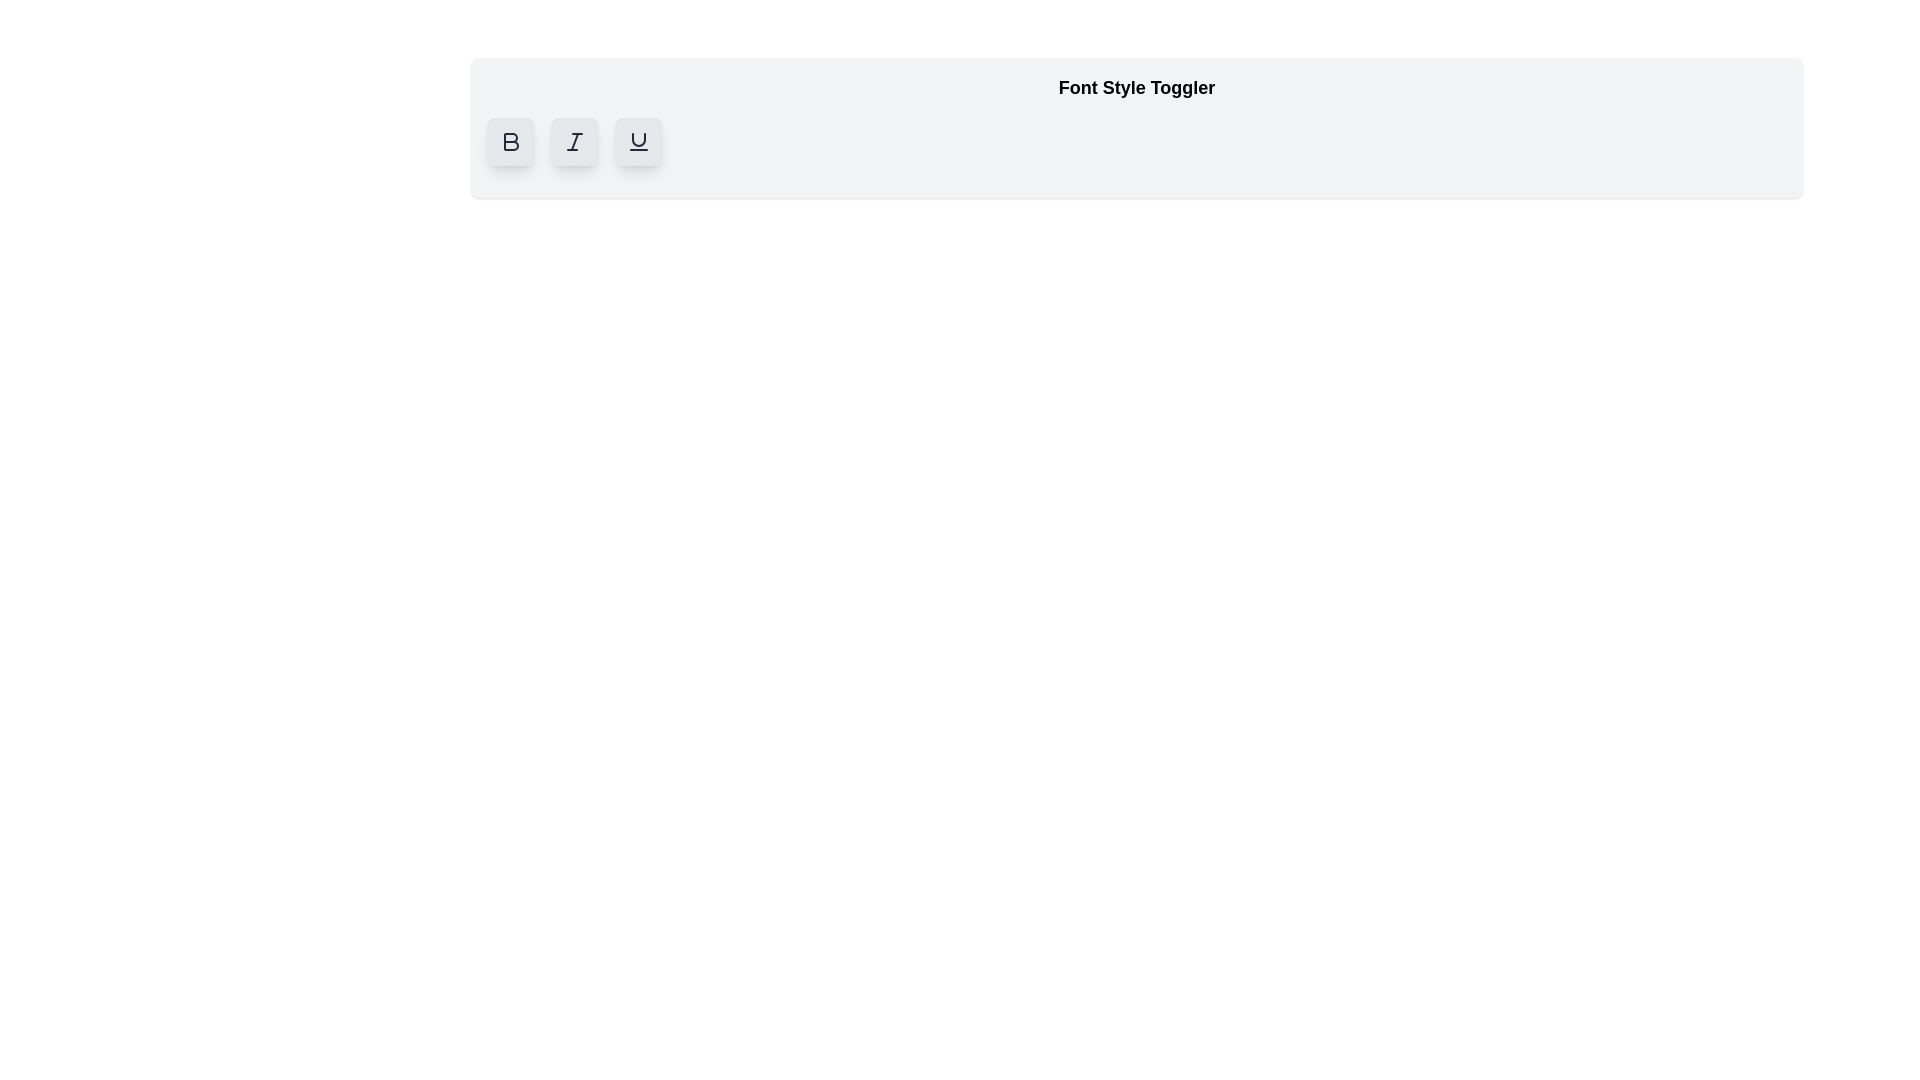 This screenshot has width=1920, height=1080. What do you see at coordinates (574, 141) in the screenshot?
I see `the italic toggle button, which is the second button in a horizontal group of three buttons` at bounding box center [574, 141].